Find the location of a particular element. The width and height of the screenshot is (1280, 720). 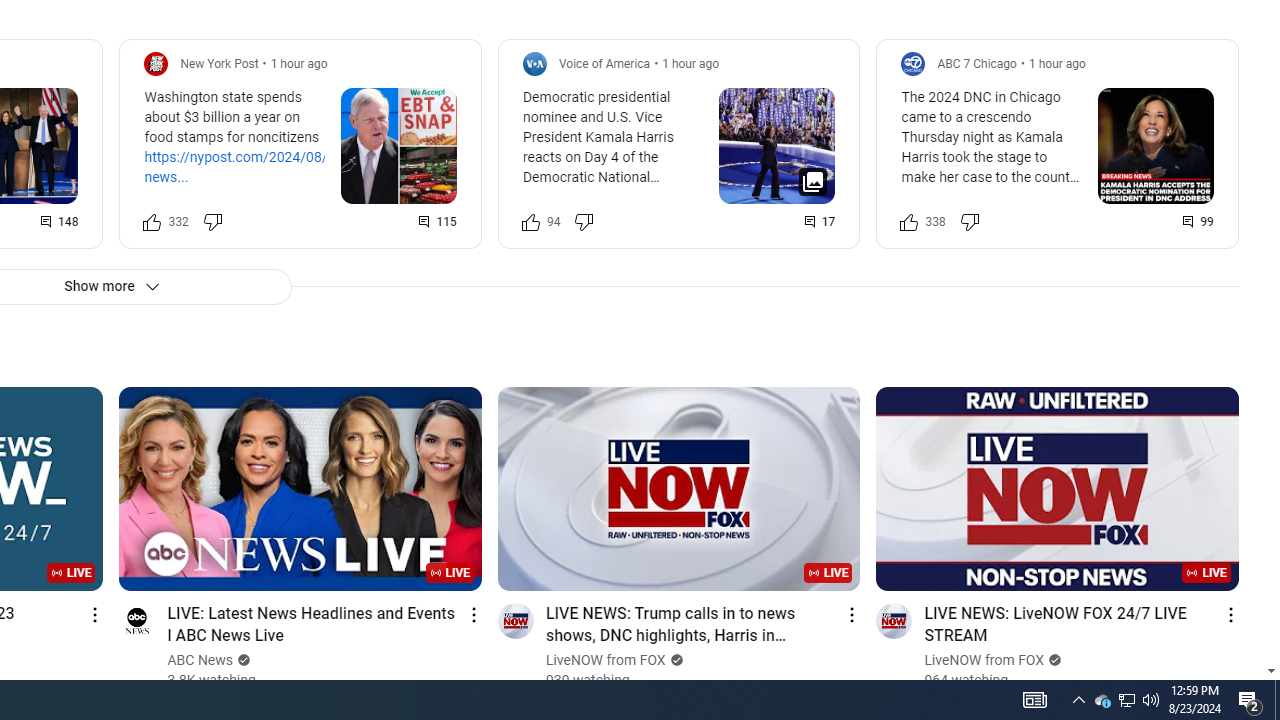

'Like this post along with 332 other people' is located at coordinates (151, 221).